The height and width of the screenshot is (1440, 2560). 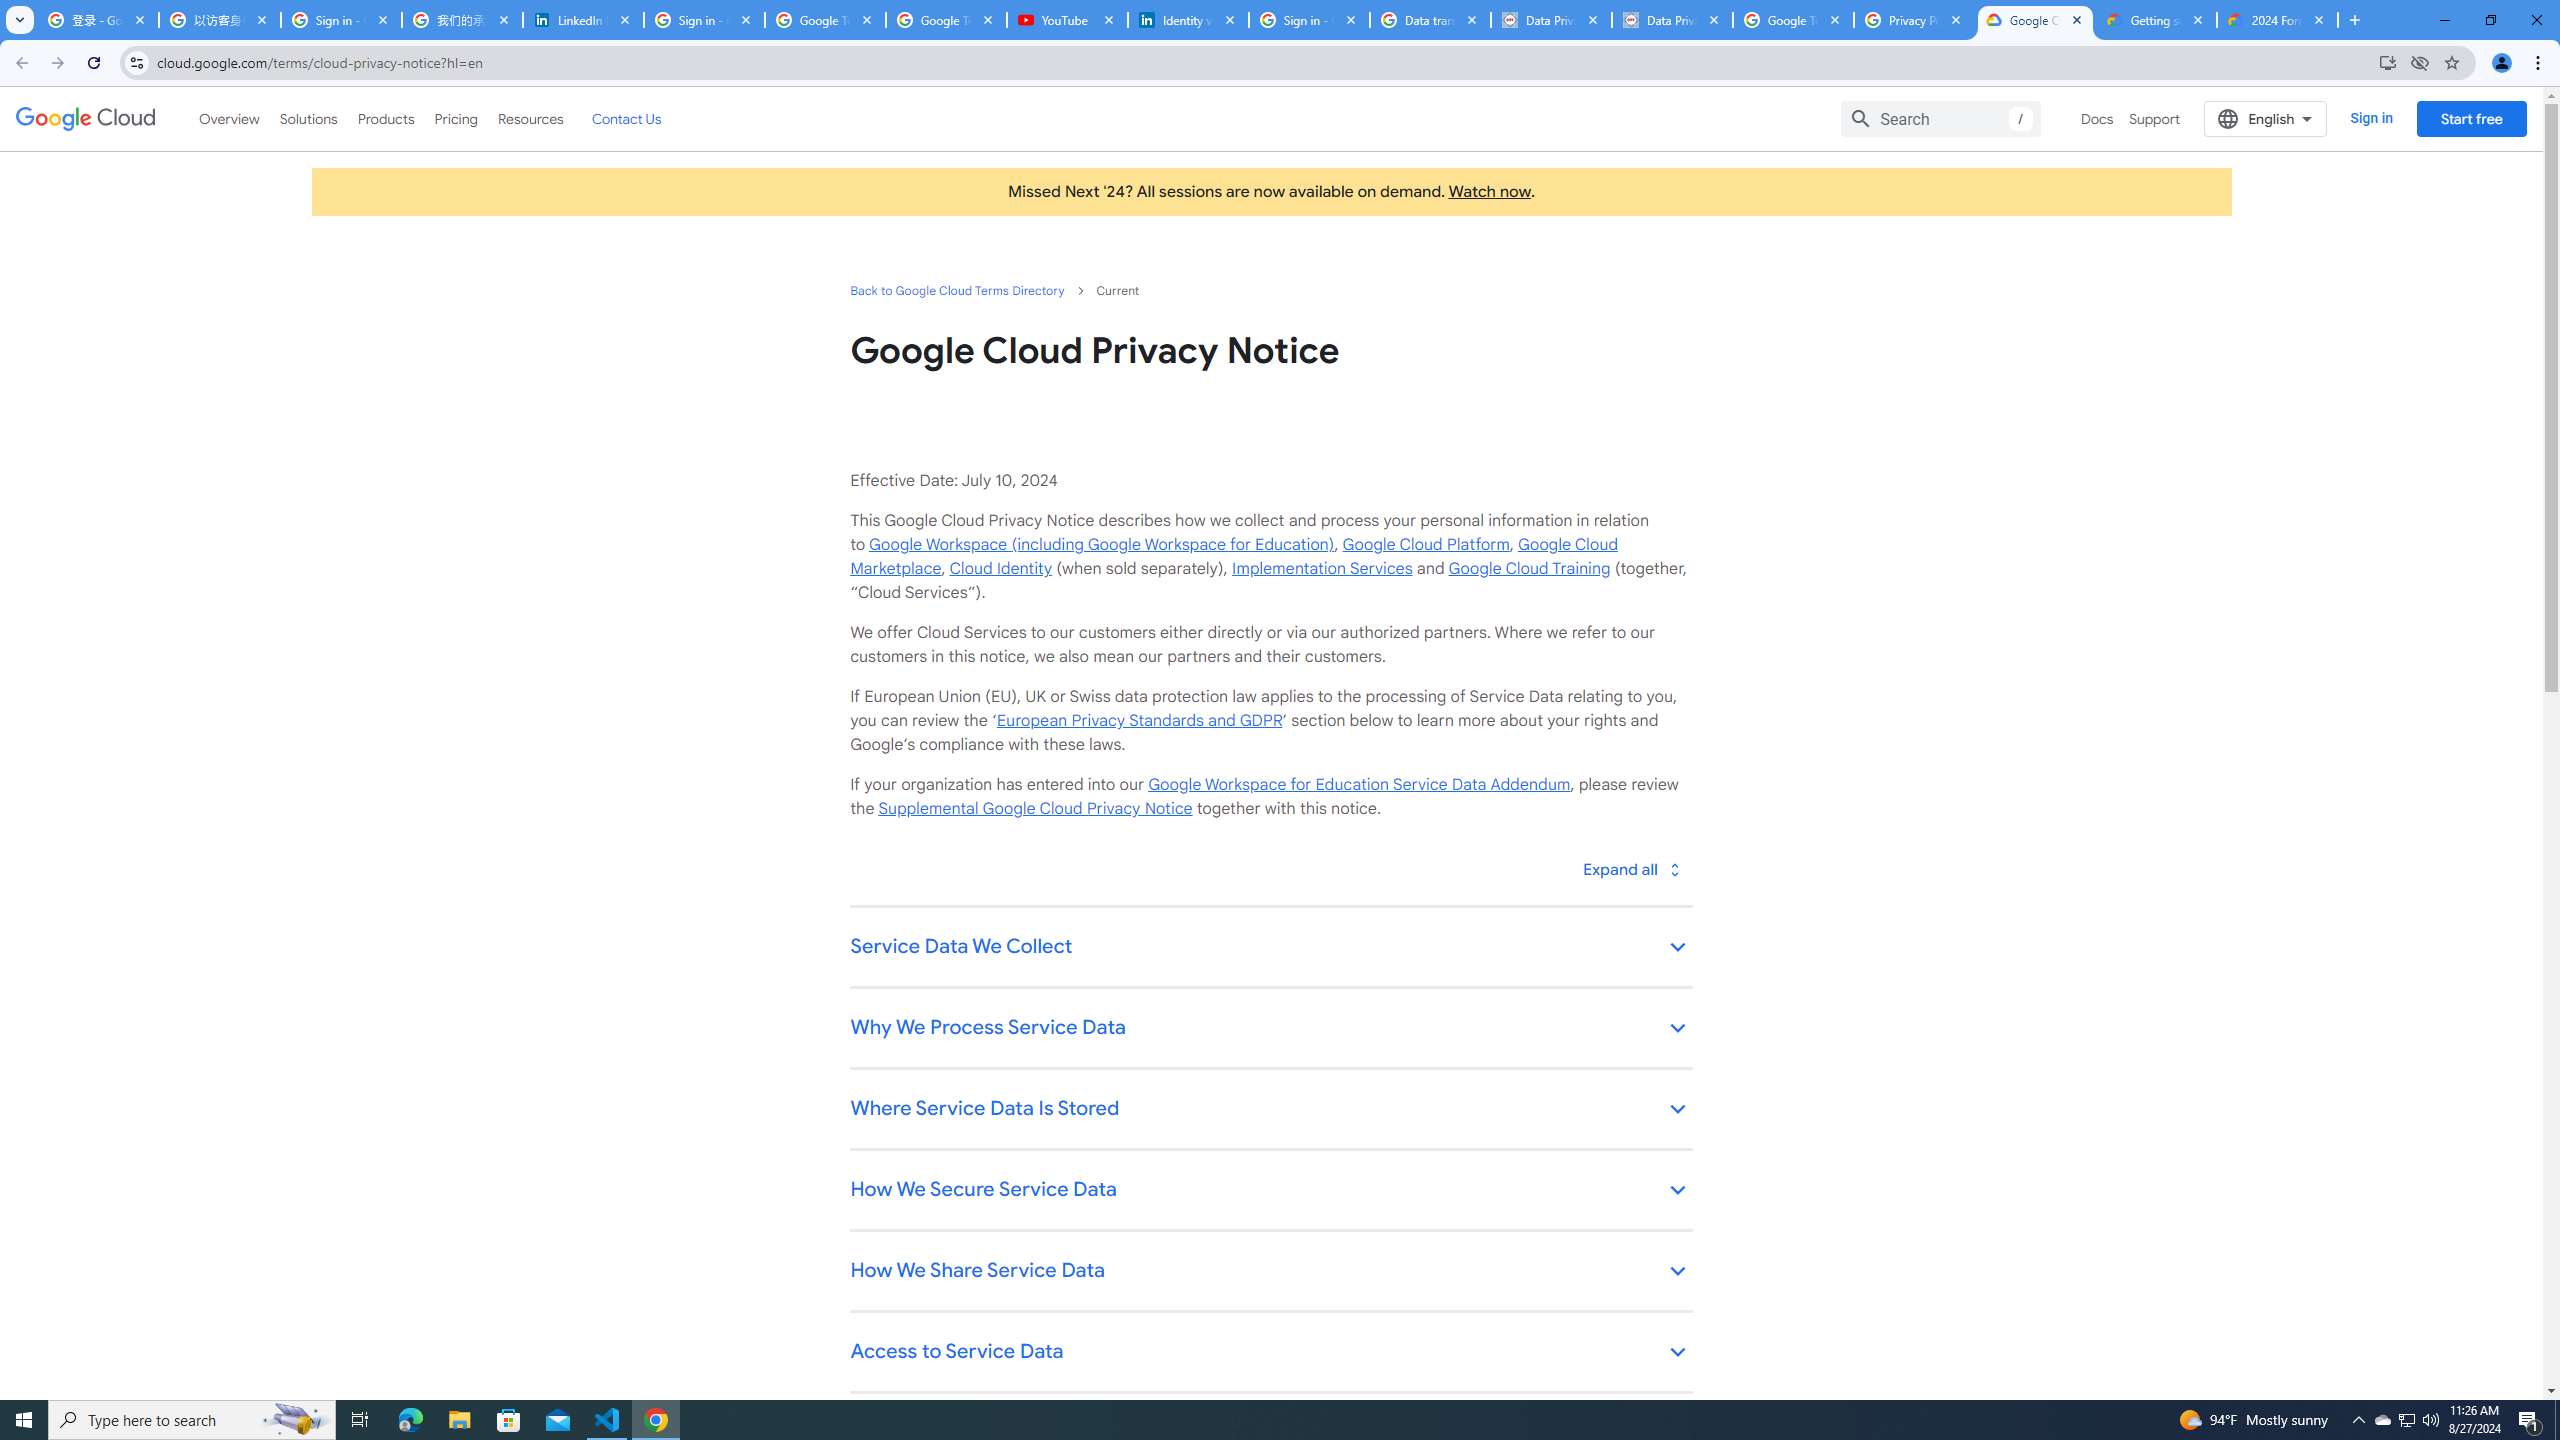 What do you see at coordinates (1671, 19) in the screenshot?
I see `'Data Privacy Framework'` at bounding box center [1671, 19].